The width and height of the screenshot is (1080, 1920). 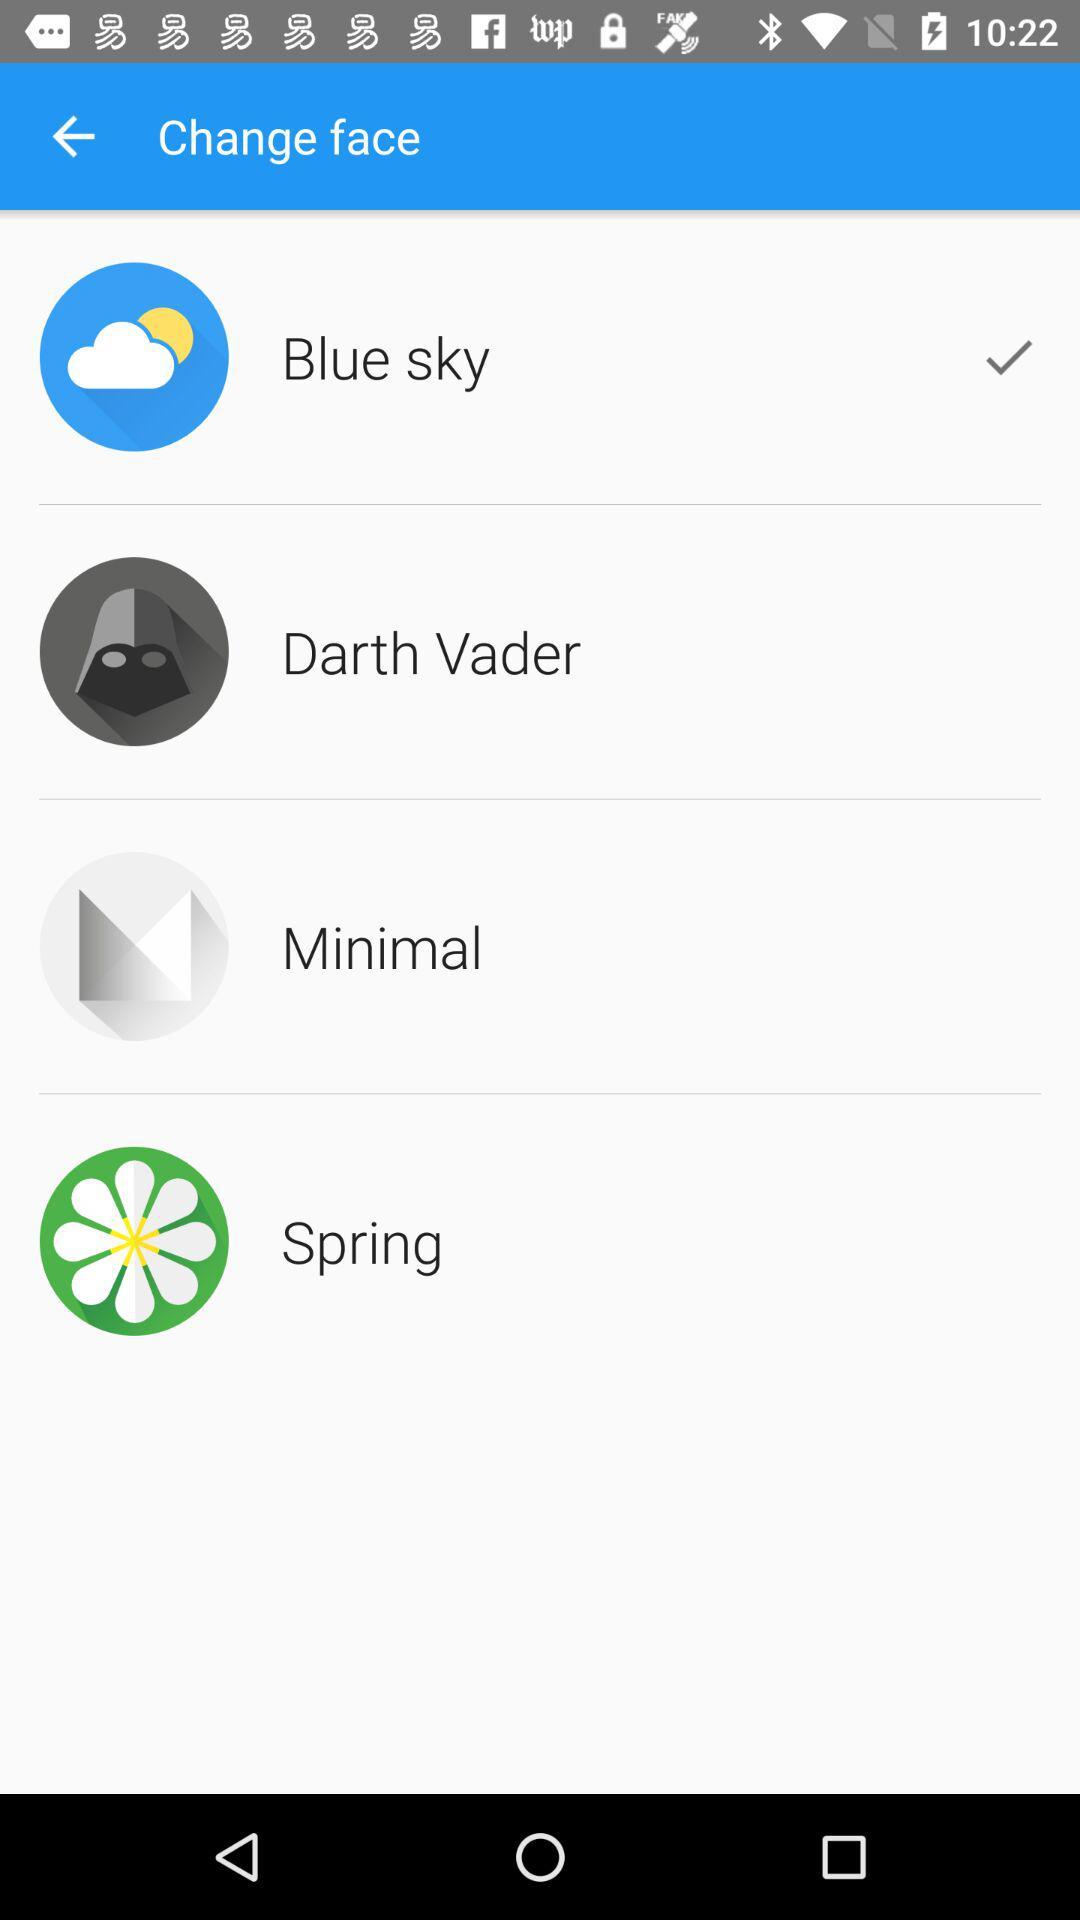 What do you see at coordinates (430, 651) in the screenshot?
I see `the darth vader` at bounding box center [430, 651].